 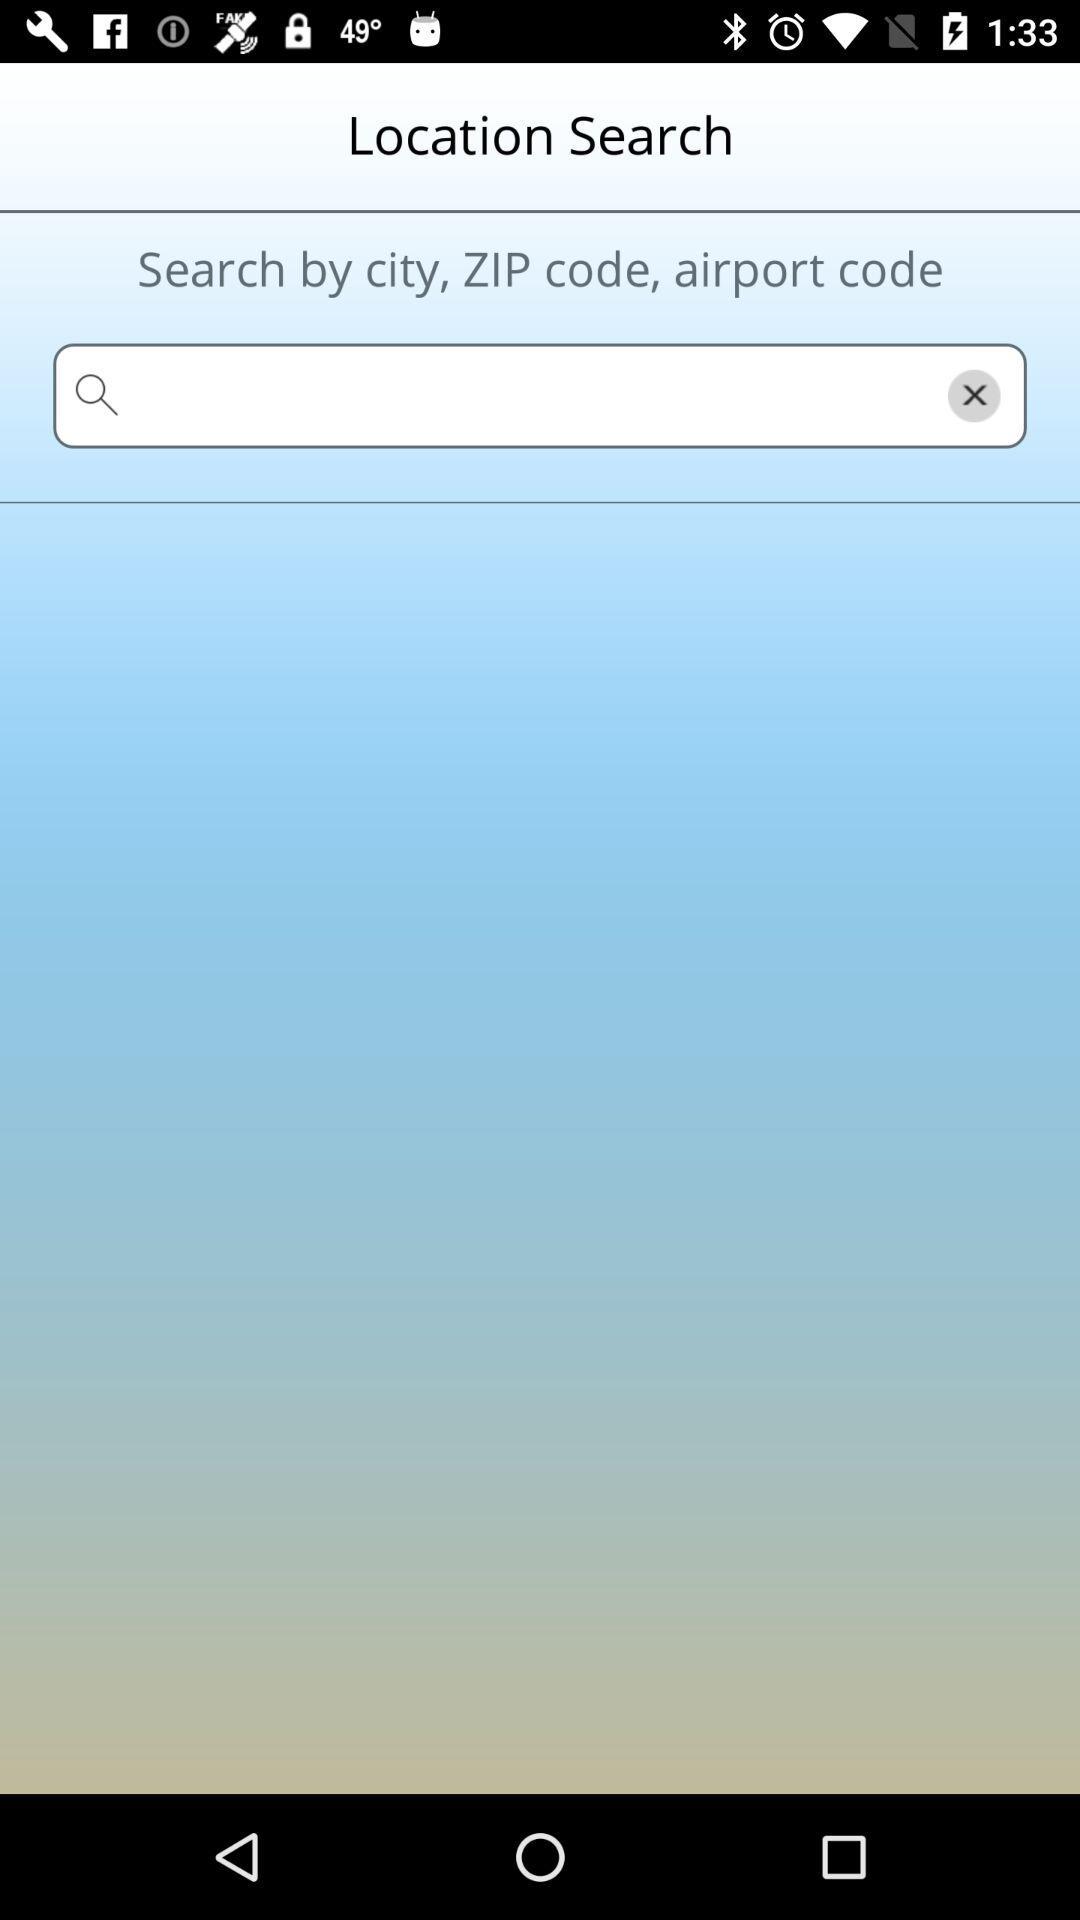 I want to click on the search icon, so click(x=97, y=395).